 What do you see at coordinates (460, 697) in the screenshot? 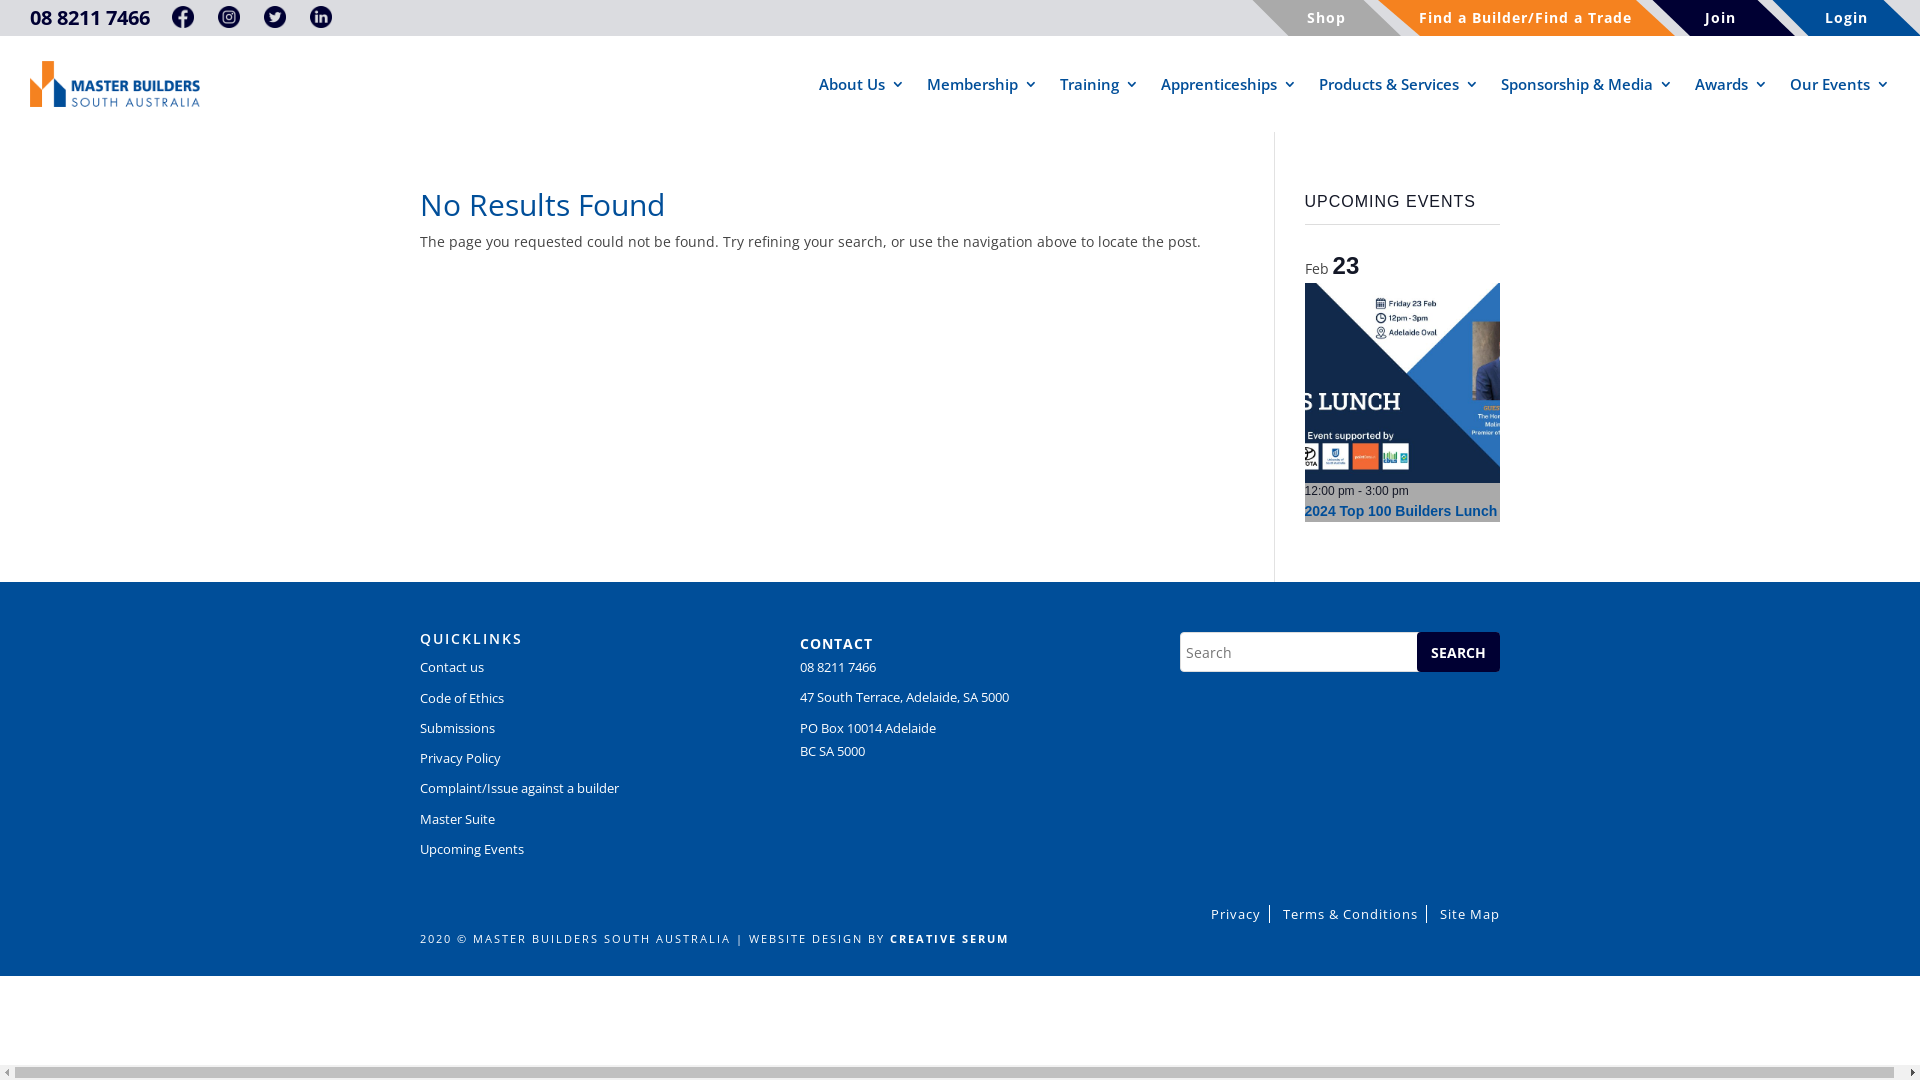
I see `'Code of Ethics'` at bounding box center [460, 697].